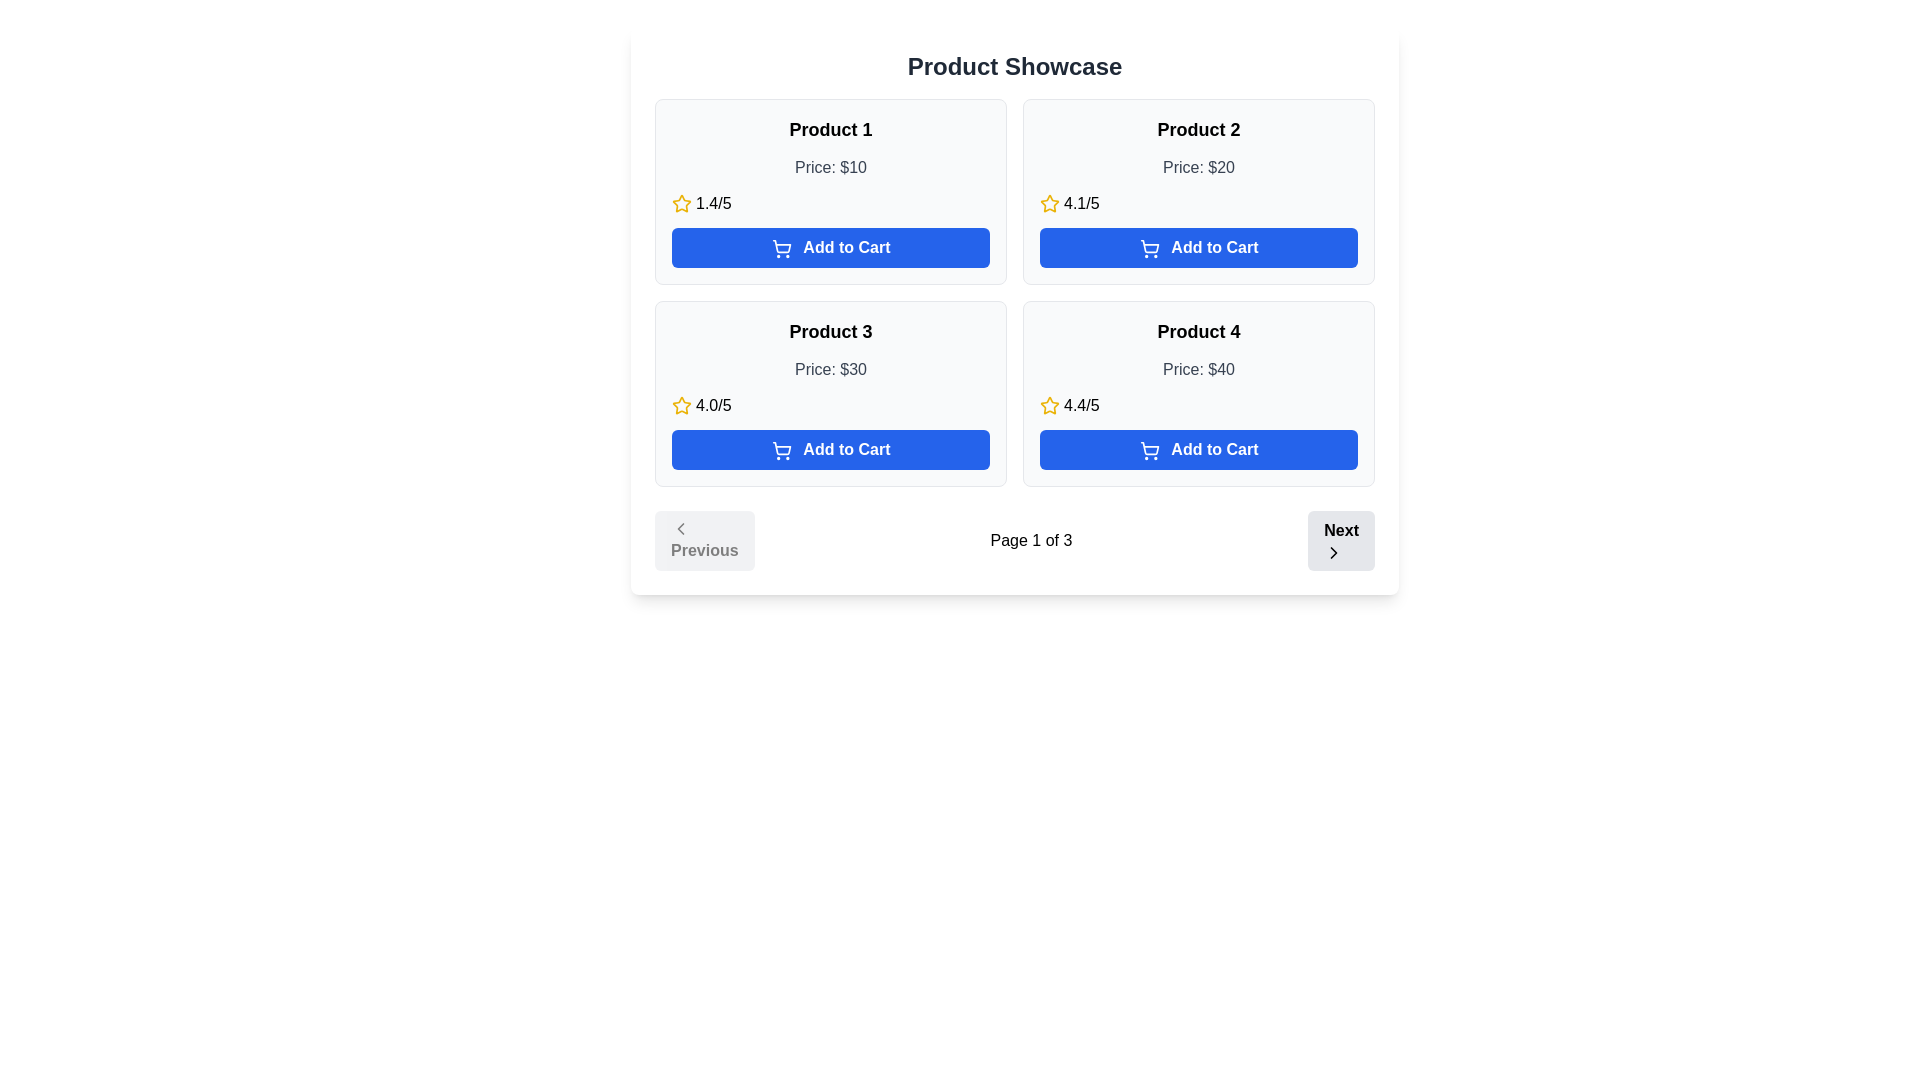 Image resolution: width=1920 pixels, height=1080 pixels. I want to click on the pagination control icon labeled 'Previous' located at the bottom left of the page, so click(681, 527).